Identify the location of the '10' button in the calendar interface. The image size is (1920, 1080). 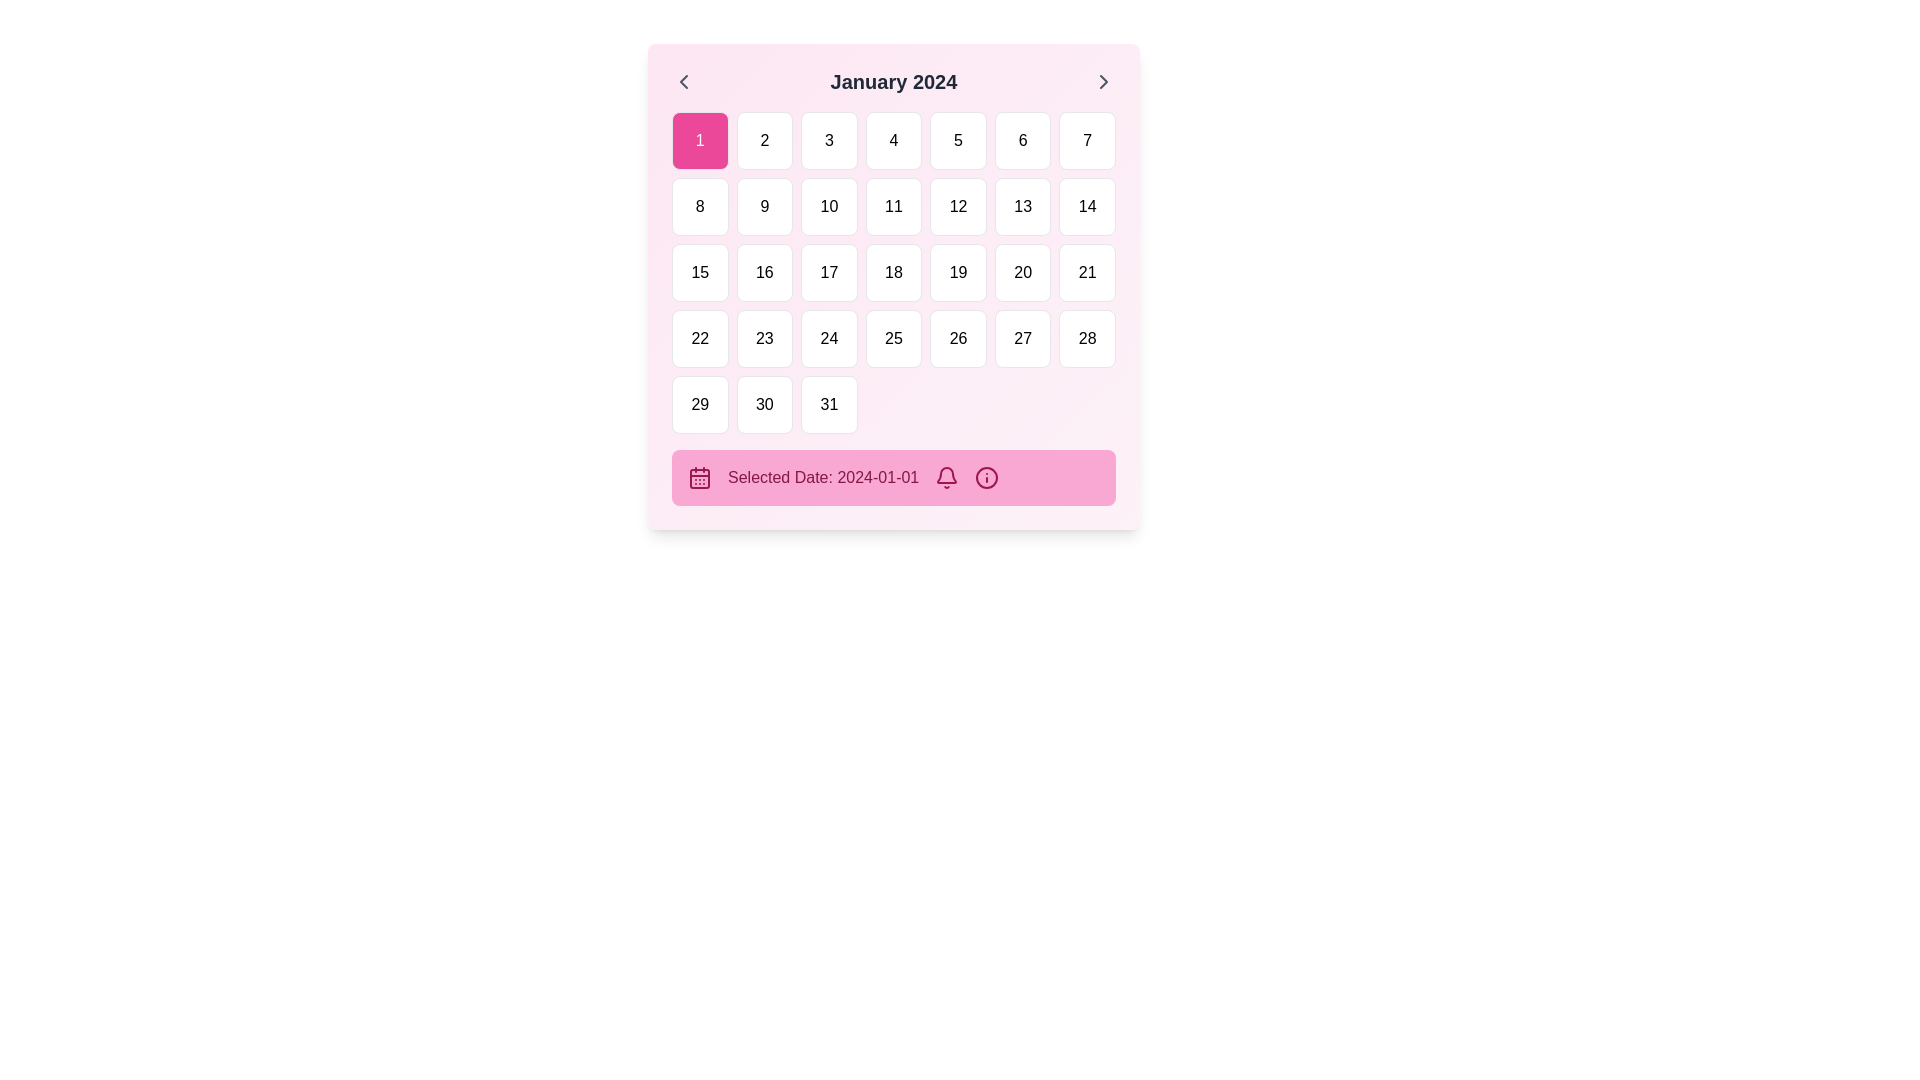
(829, 207).